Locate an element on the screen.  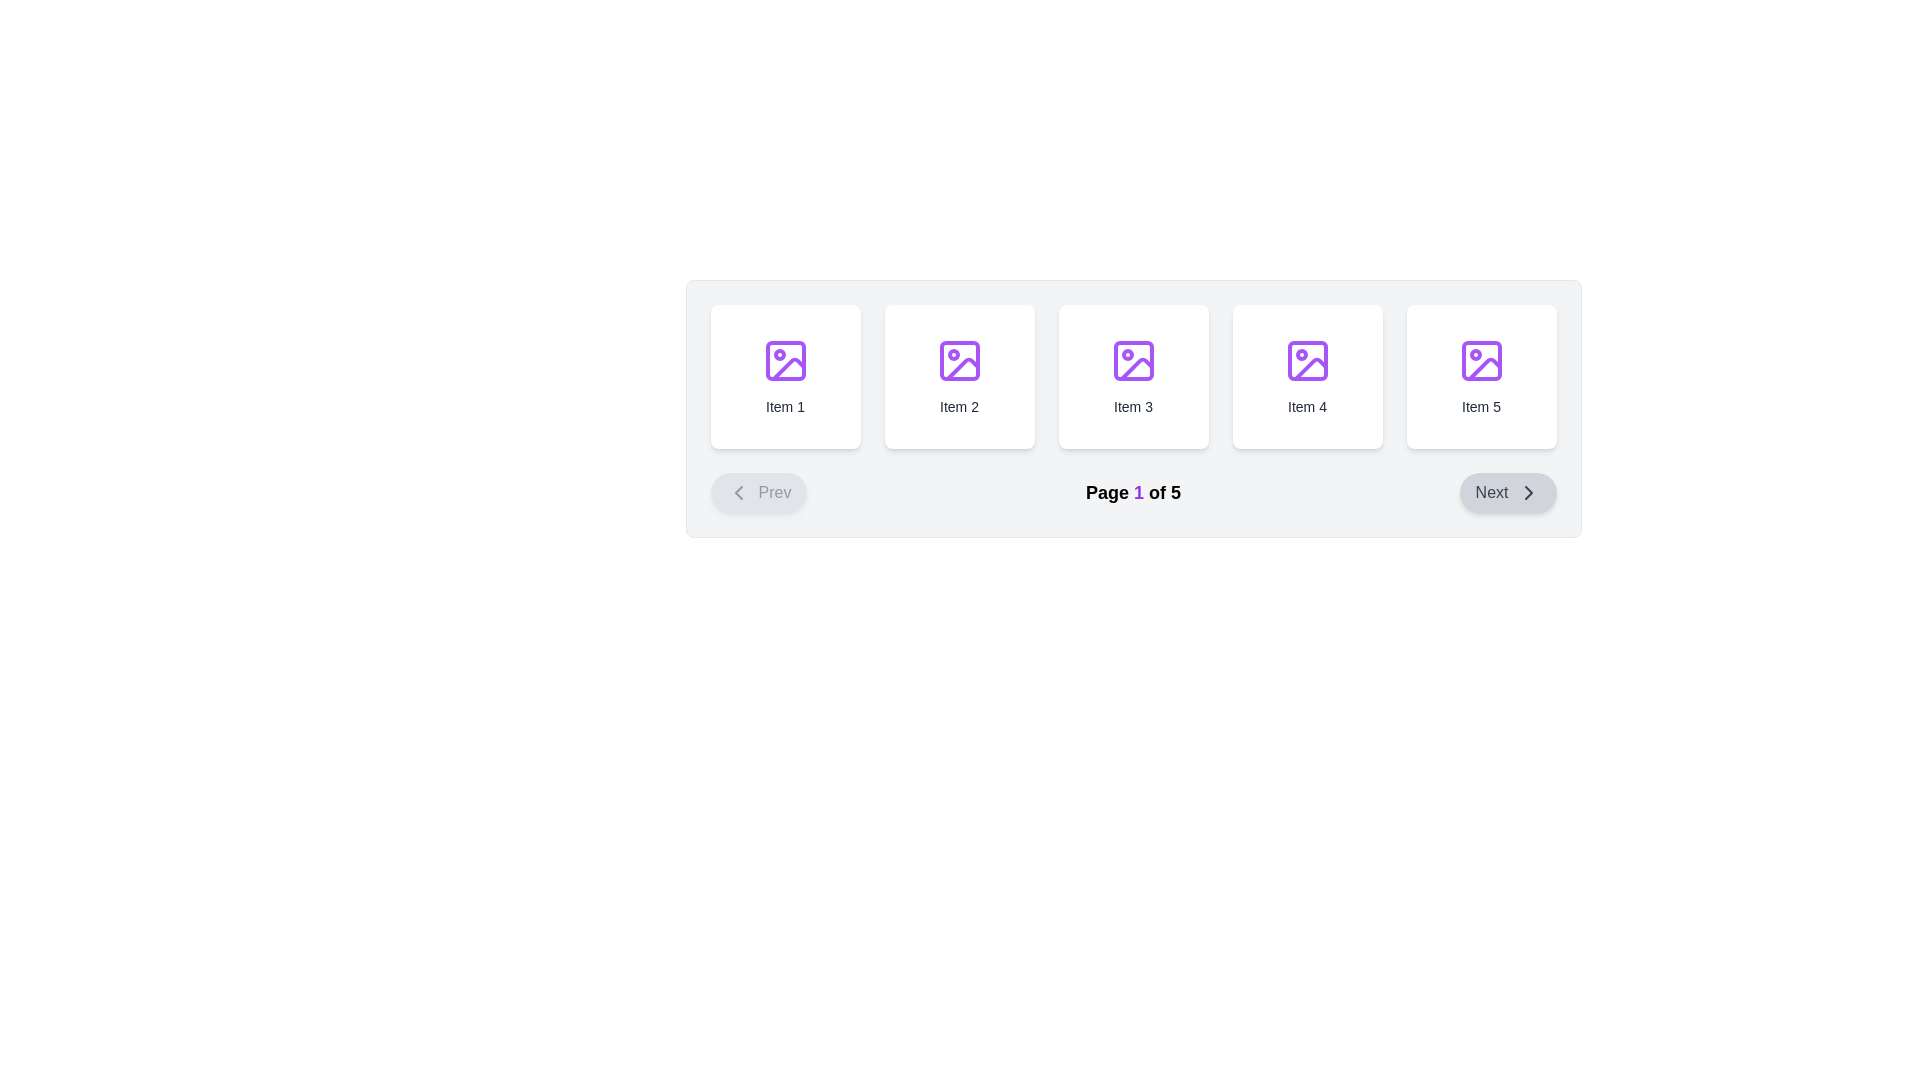
the 'Prev' text label within the navigation button, which is part of a circular button with a gray background located at the bottom-left corner of the content carousel is located at coordinates (773, 493).